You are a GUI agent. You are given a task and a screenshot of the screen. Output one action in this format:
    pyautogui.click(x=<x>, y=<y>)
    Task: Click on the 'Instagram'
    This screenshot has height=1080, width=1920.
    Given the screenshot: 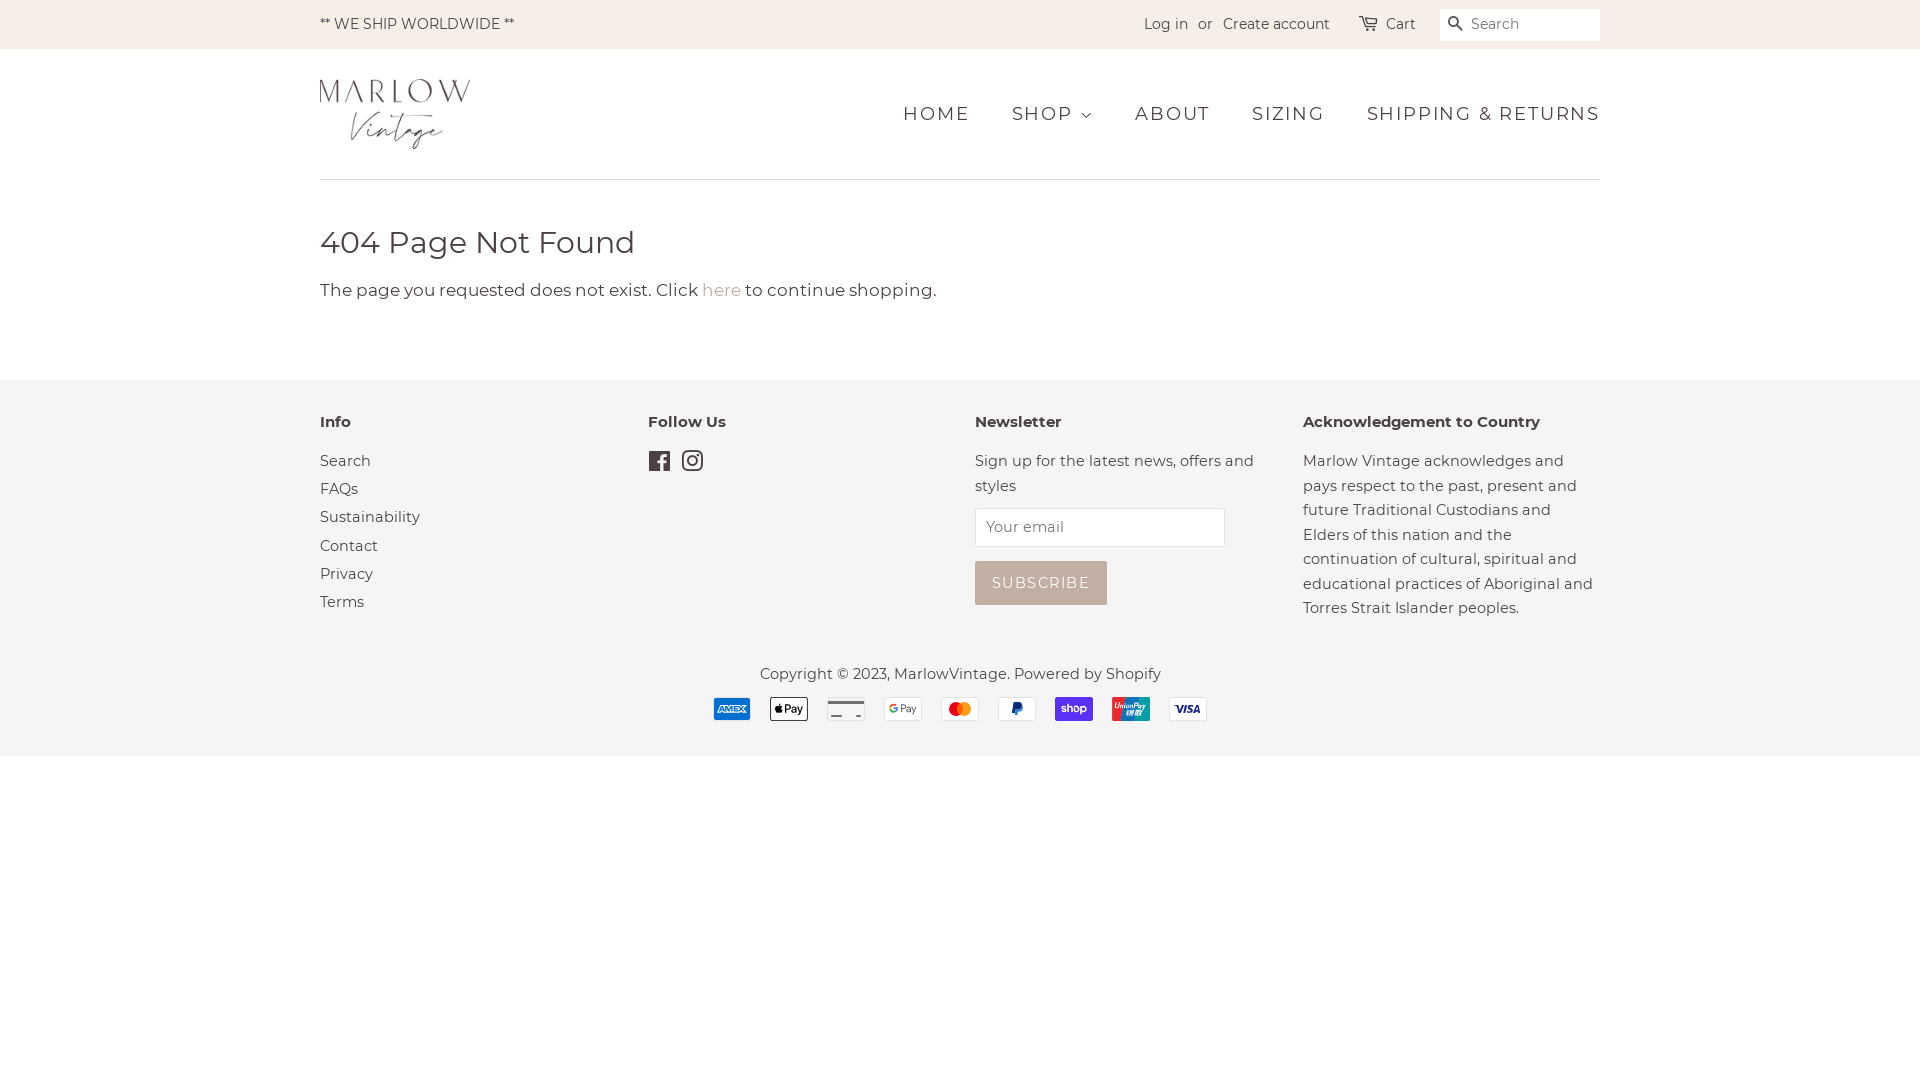 What is the action you would take?
    pyautogui.click(x=680, y=465)
    